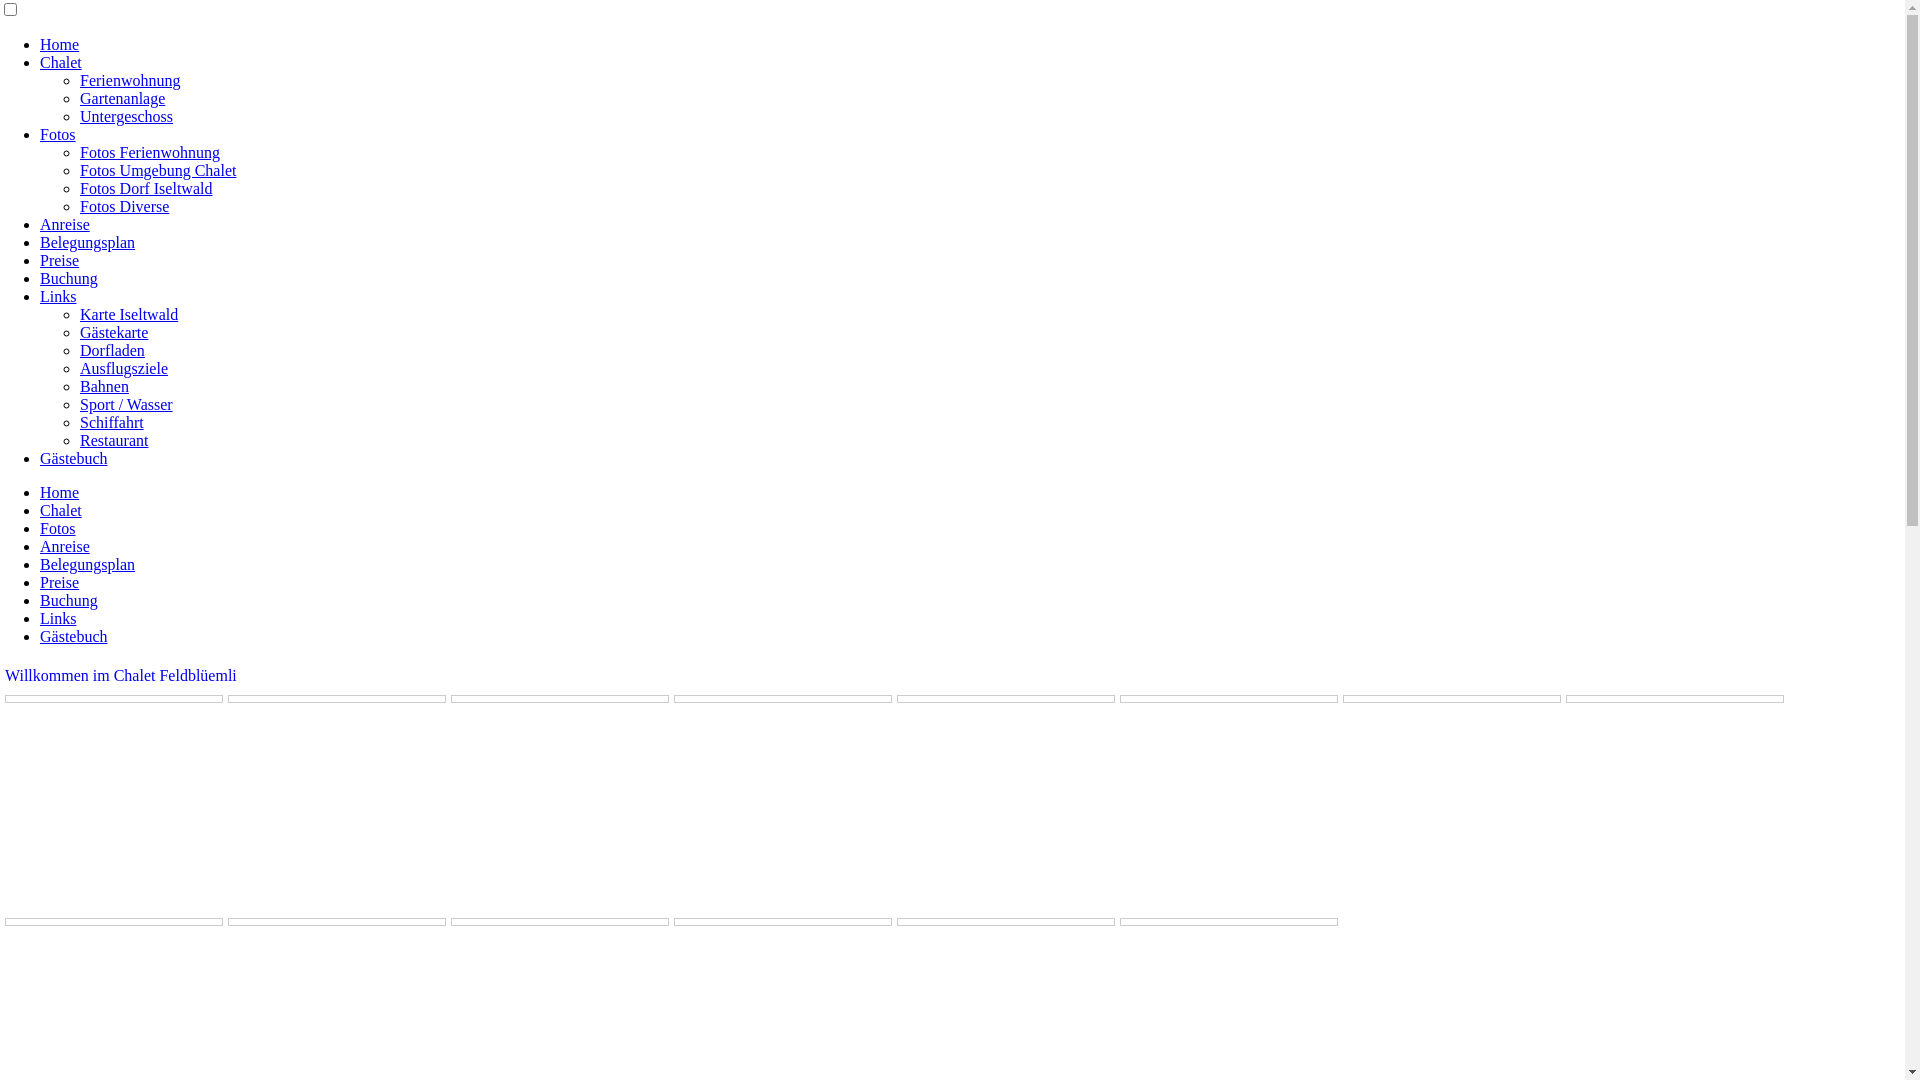 This screenshot has height=1080, width=1920. Describe the element at coordinates (110, 421) in the screenshot. I see `'Schiffahrt'` at that location.